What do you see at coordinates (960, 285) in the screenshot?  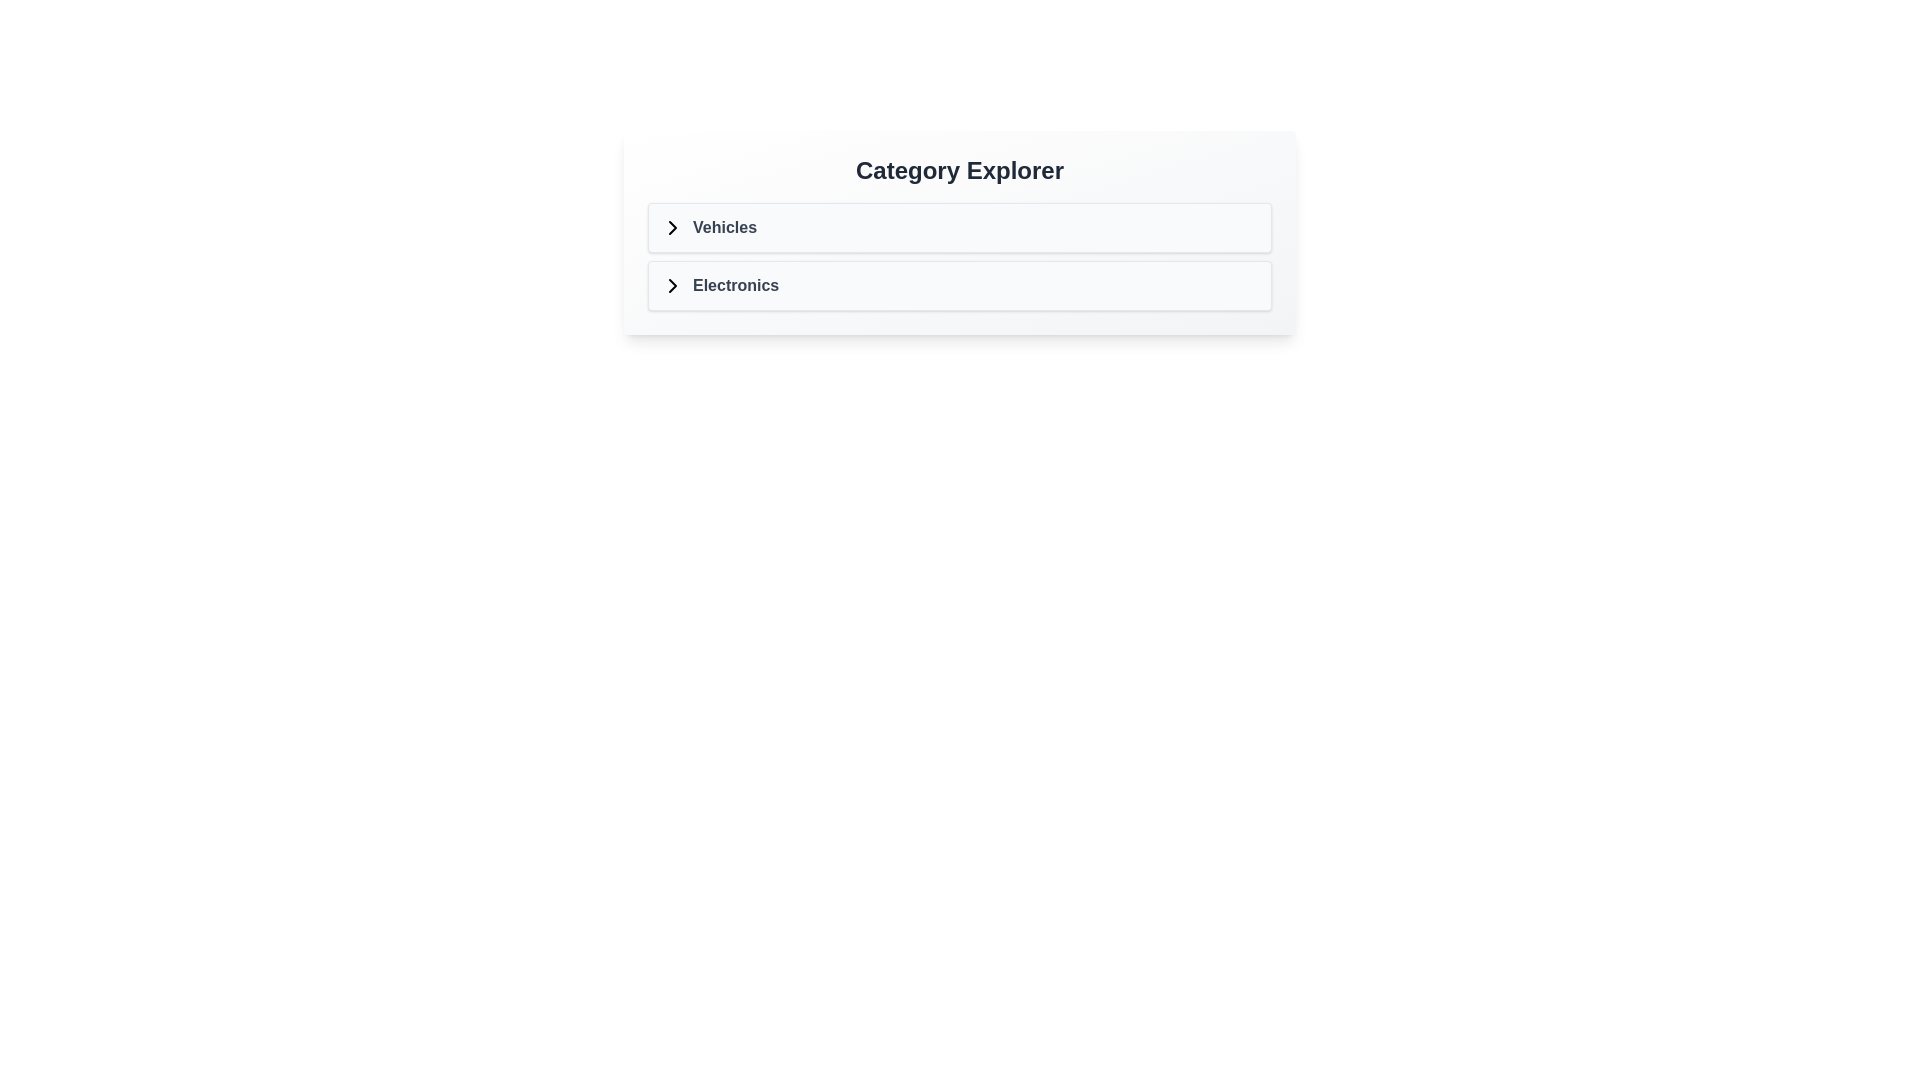 I see `the second item in the vertically stacked list` at bounding box center [960, 285].